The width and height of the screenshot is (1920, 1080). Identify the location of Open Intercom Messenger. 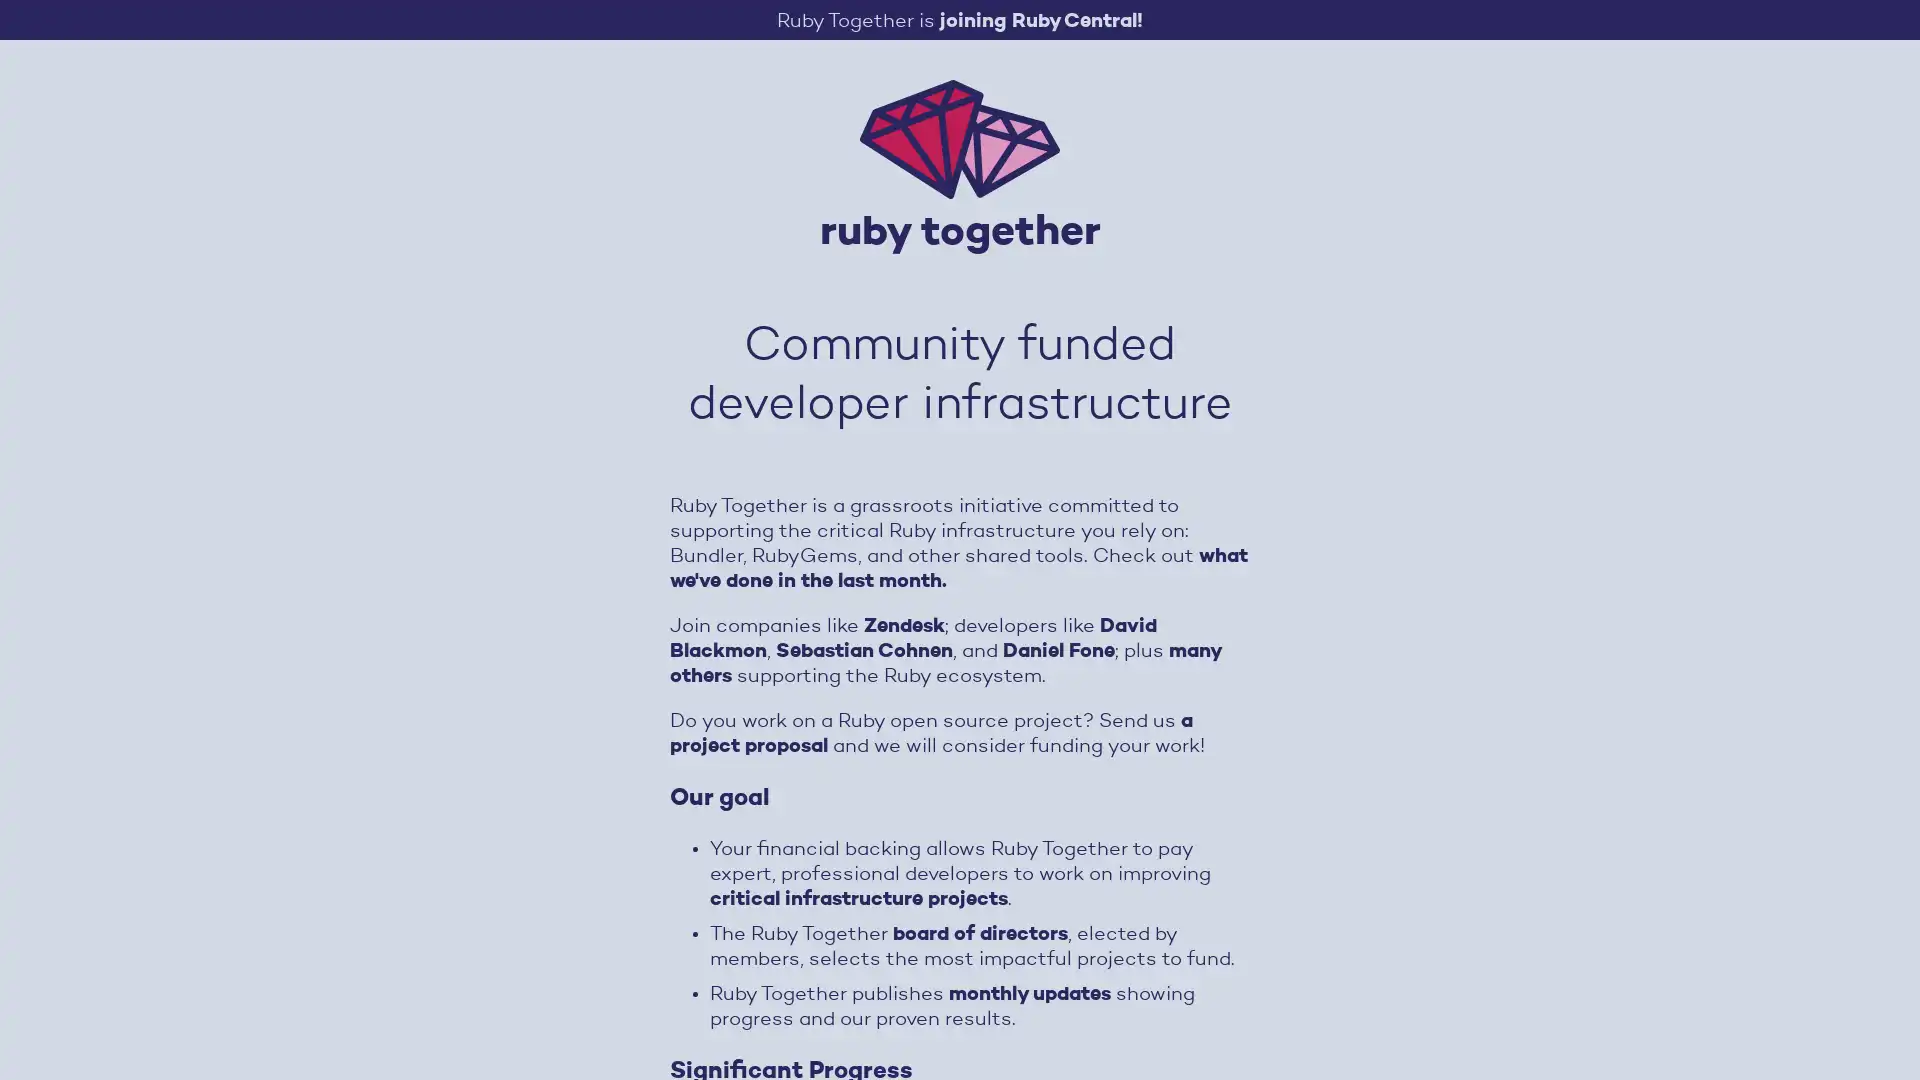
(1869, 1029).